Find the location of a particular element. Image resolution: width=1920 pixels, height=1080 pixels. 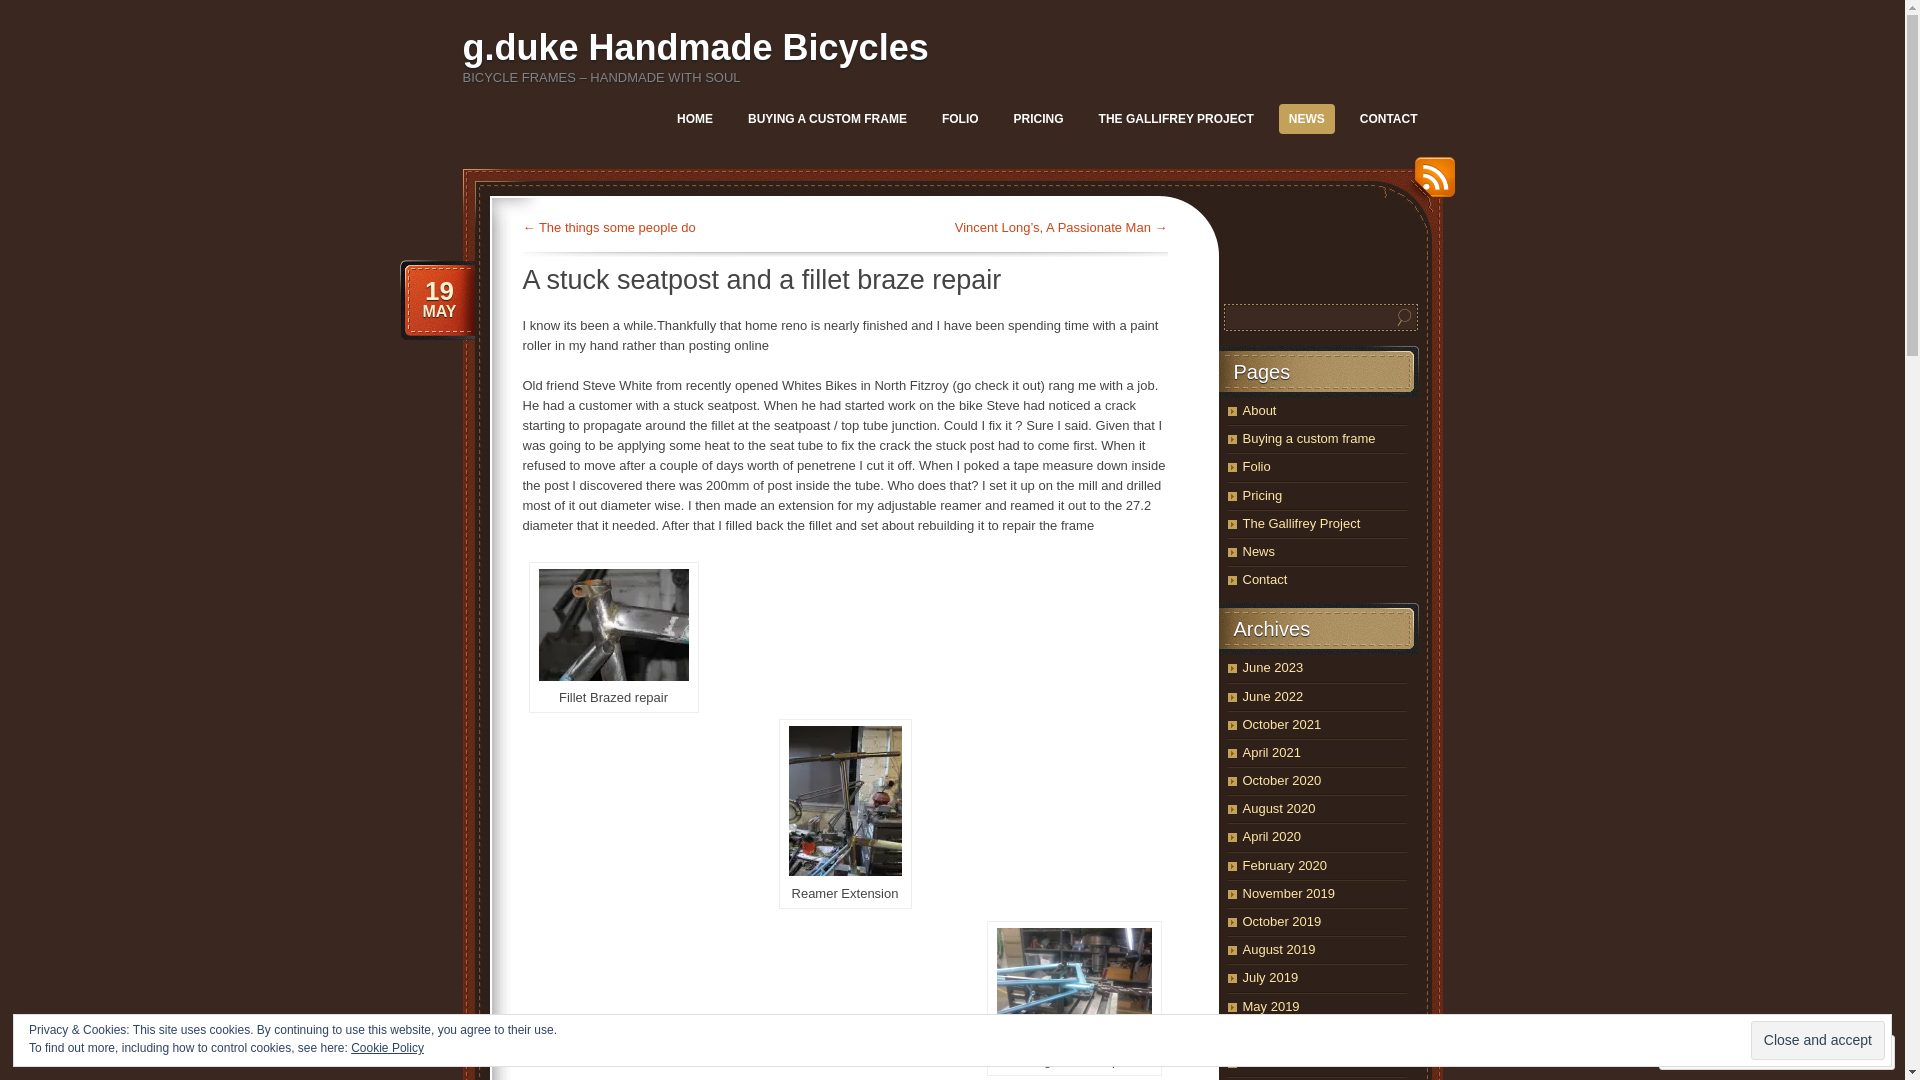

'June 2022' is located at coordinates (1271, 694).